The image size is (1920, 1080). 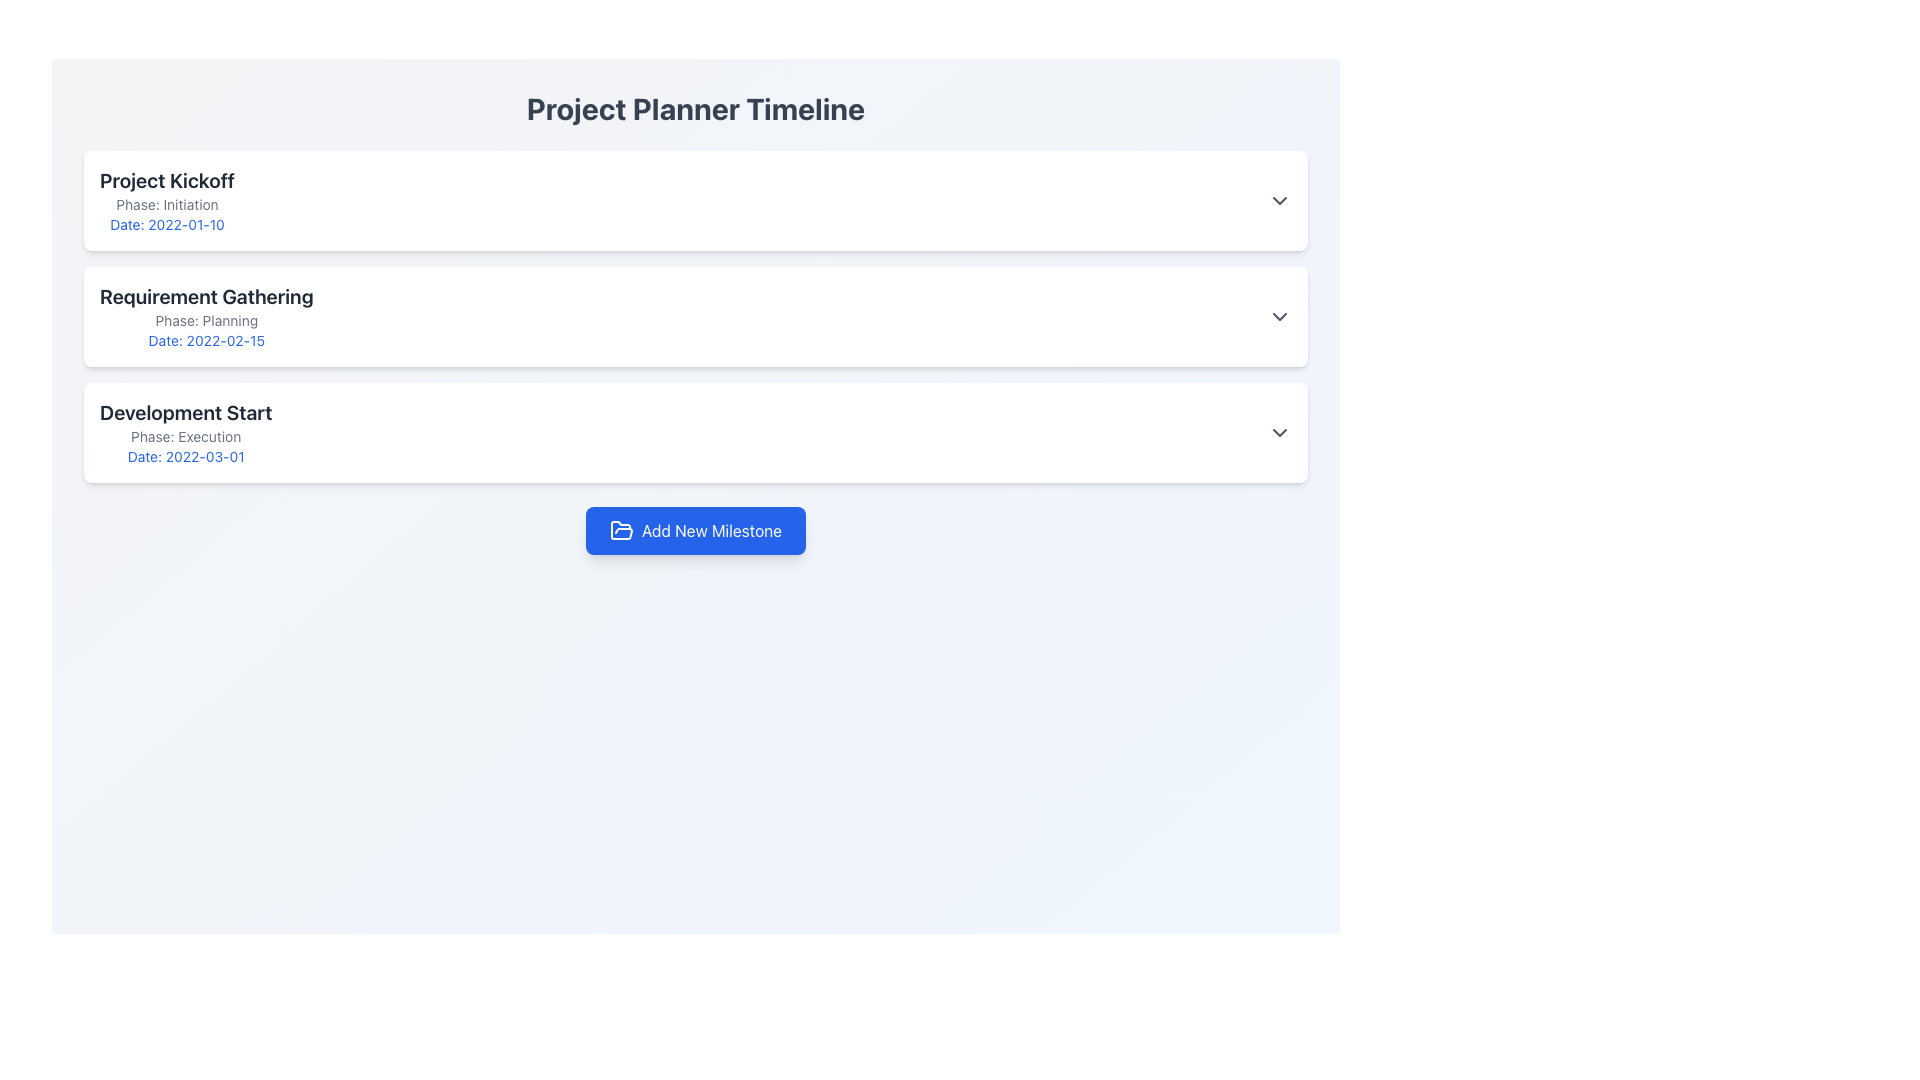 What do you see at coordinates (206, 297) in the screenshot?
I see `the informational label indicating the title of the second milestone, 'Requirement Gathering', located in the timeline interface` at bounding box center [206, 297].